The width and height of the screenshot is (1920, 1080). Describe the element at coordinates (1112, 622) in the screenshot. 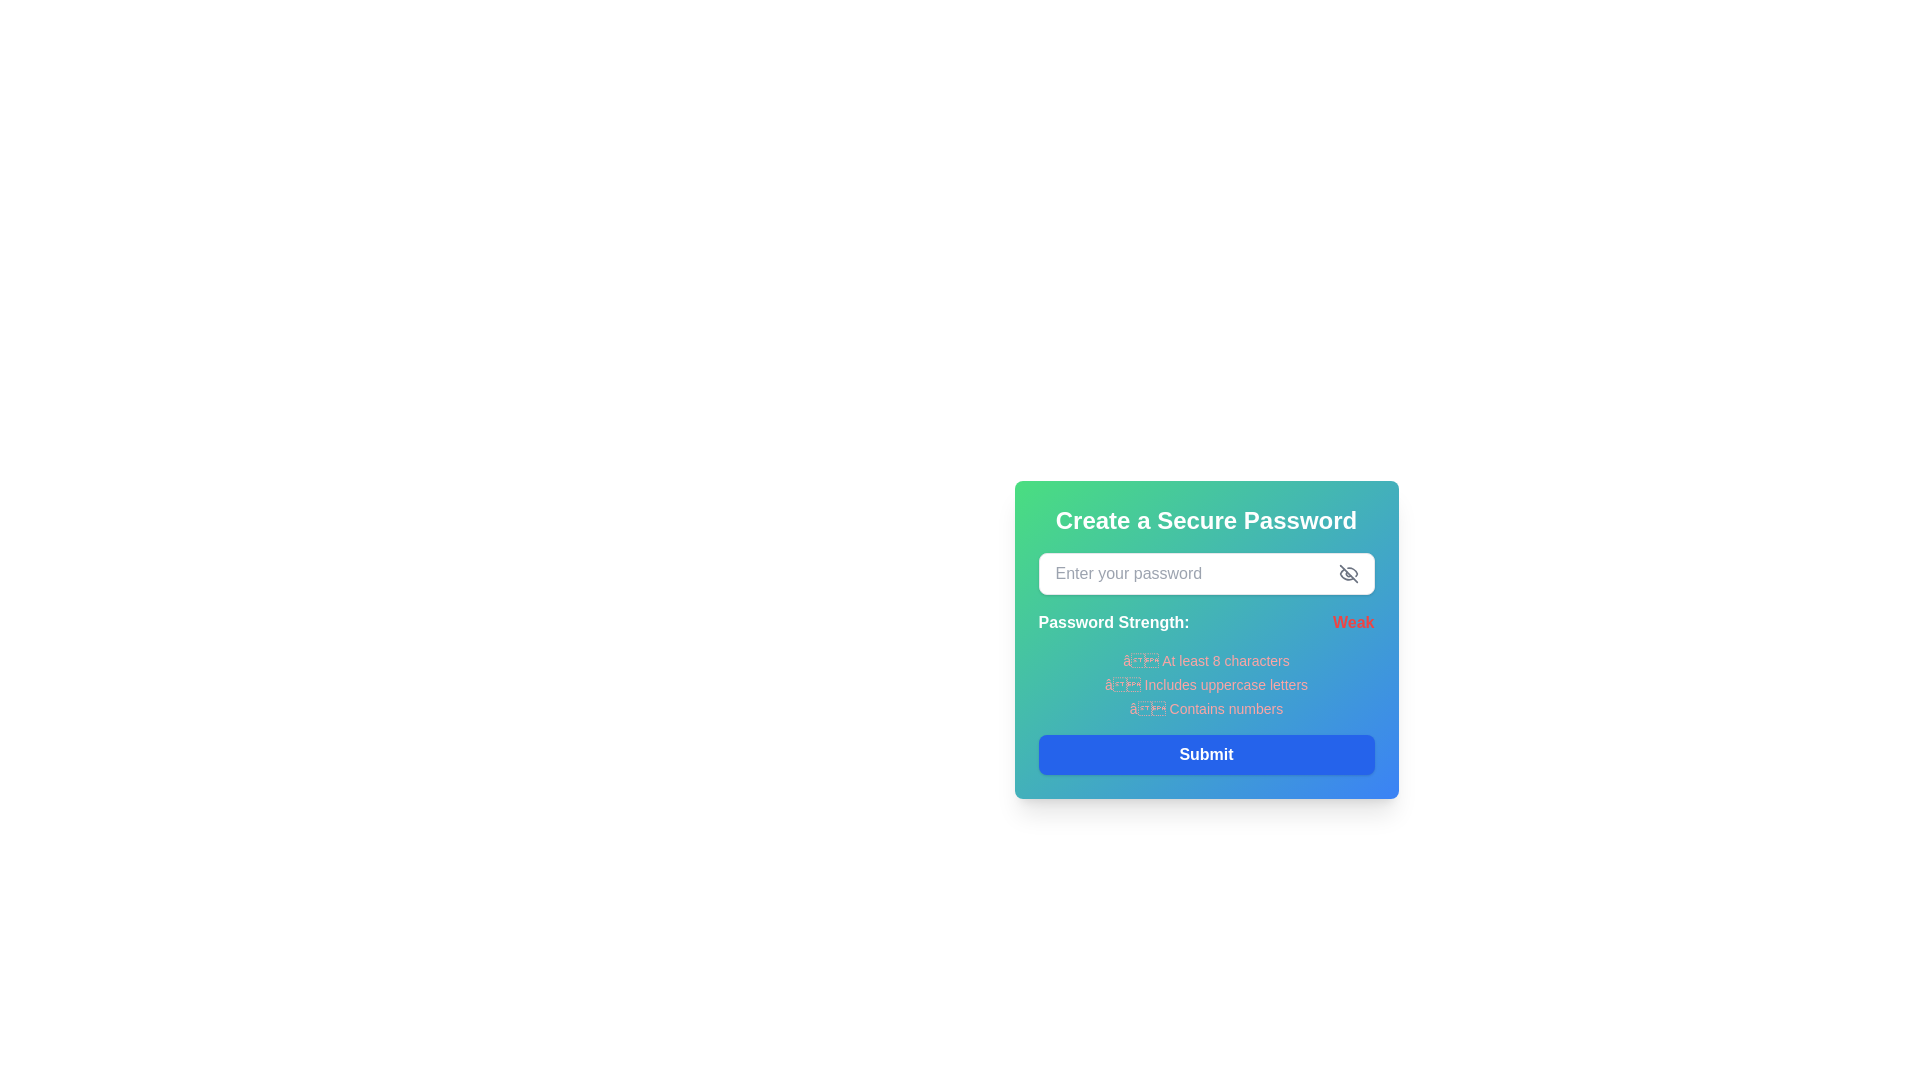

I see `the descriptive Text label that informs the user about the password strength indicator, located to the left of the 'Weak' text and aligned with the password input field` at that location.